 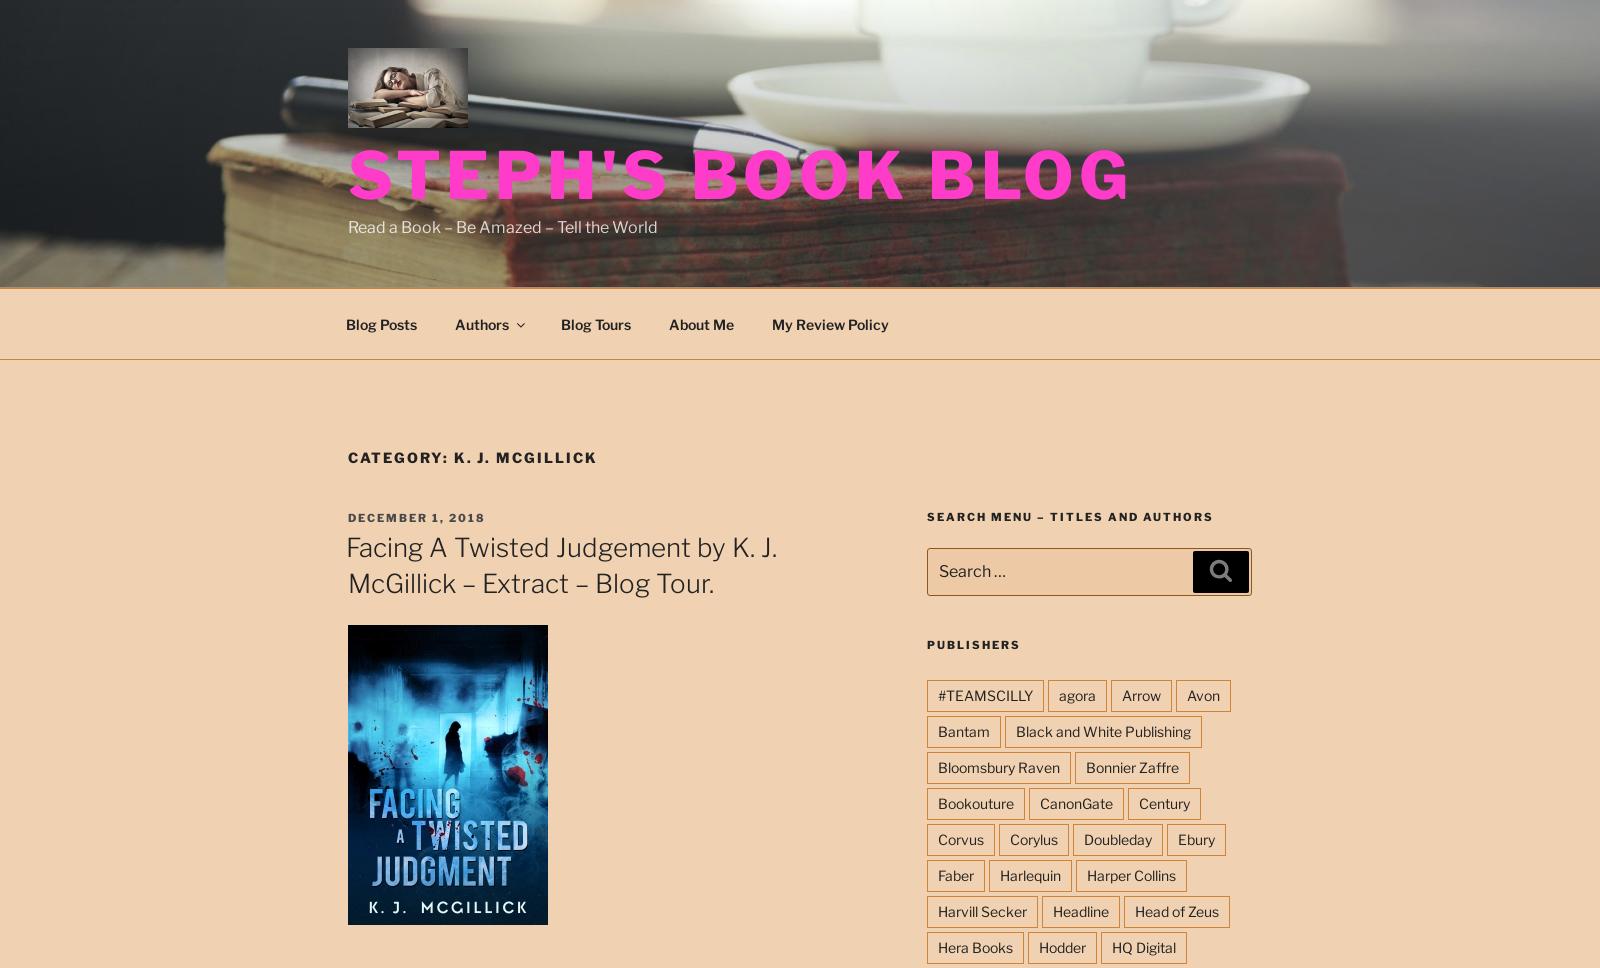 What do you see at coordinates (415, 517) in the screenshot?
I see `'December 1, 2018'` at bounding box center [415, 517].